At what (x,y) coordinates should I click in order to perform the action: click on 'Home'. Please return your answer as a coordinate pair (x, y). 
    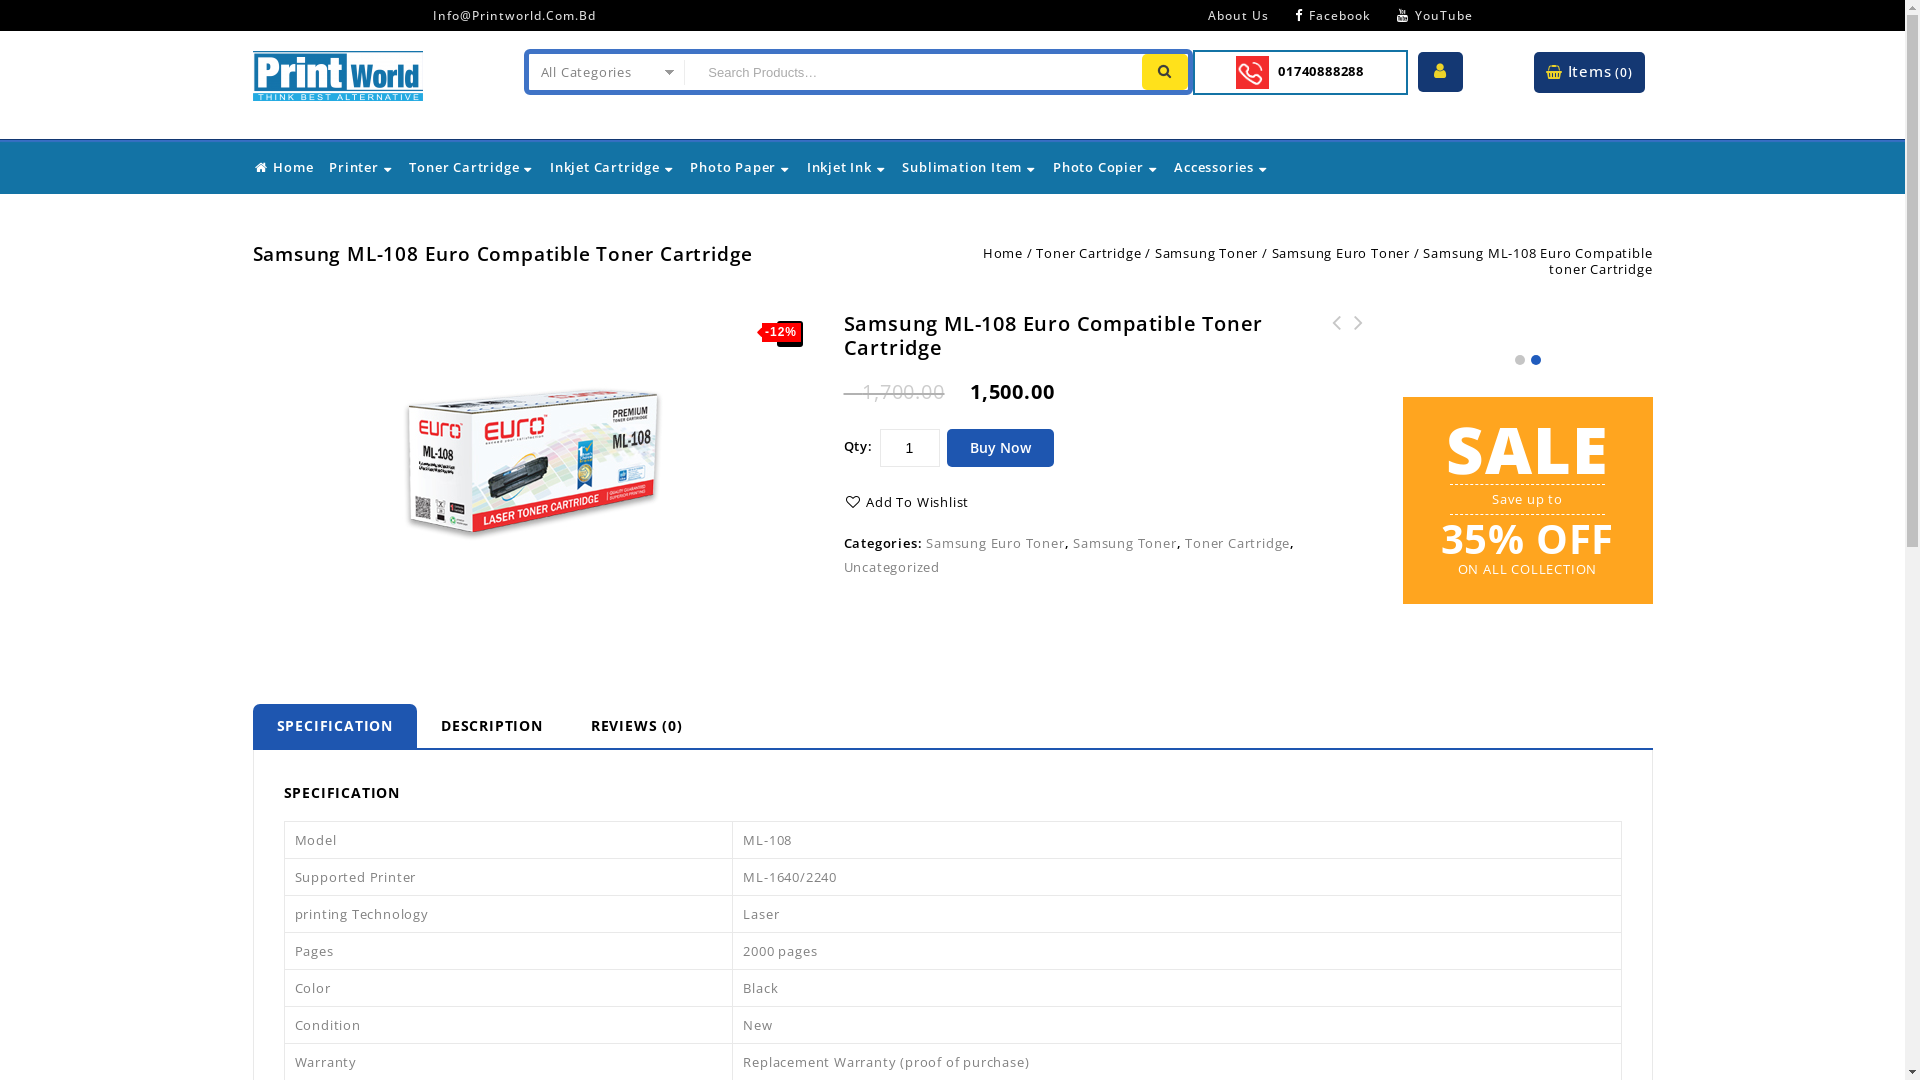
    Looking at the image, I should click on (282, 165).